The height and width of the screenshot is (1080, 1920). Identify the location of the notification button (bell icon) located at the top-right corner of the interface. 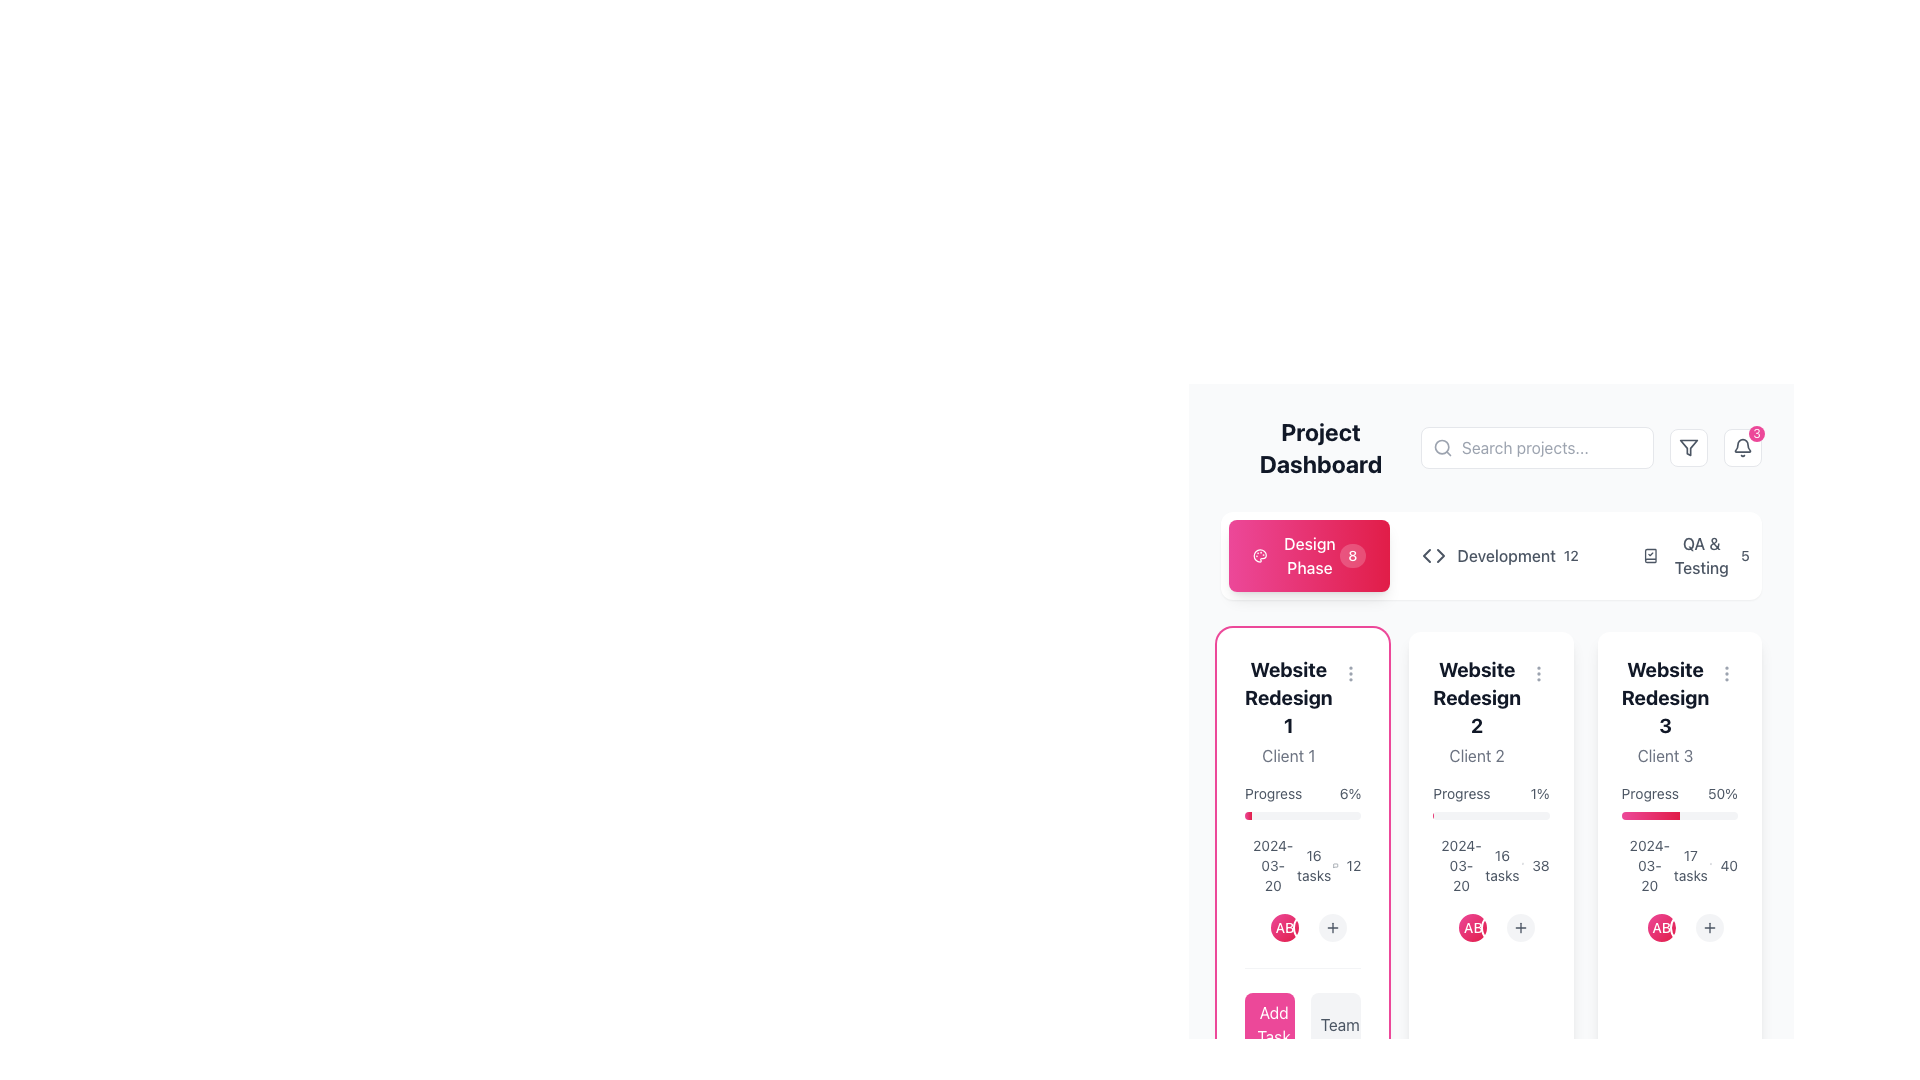
(1741, 446).